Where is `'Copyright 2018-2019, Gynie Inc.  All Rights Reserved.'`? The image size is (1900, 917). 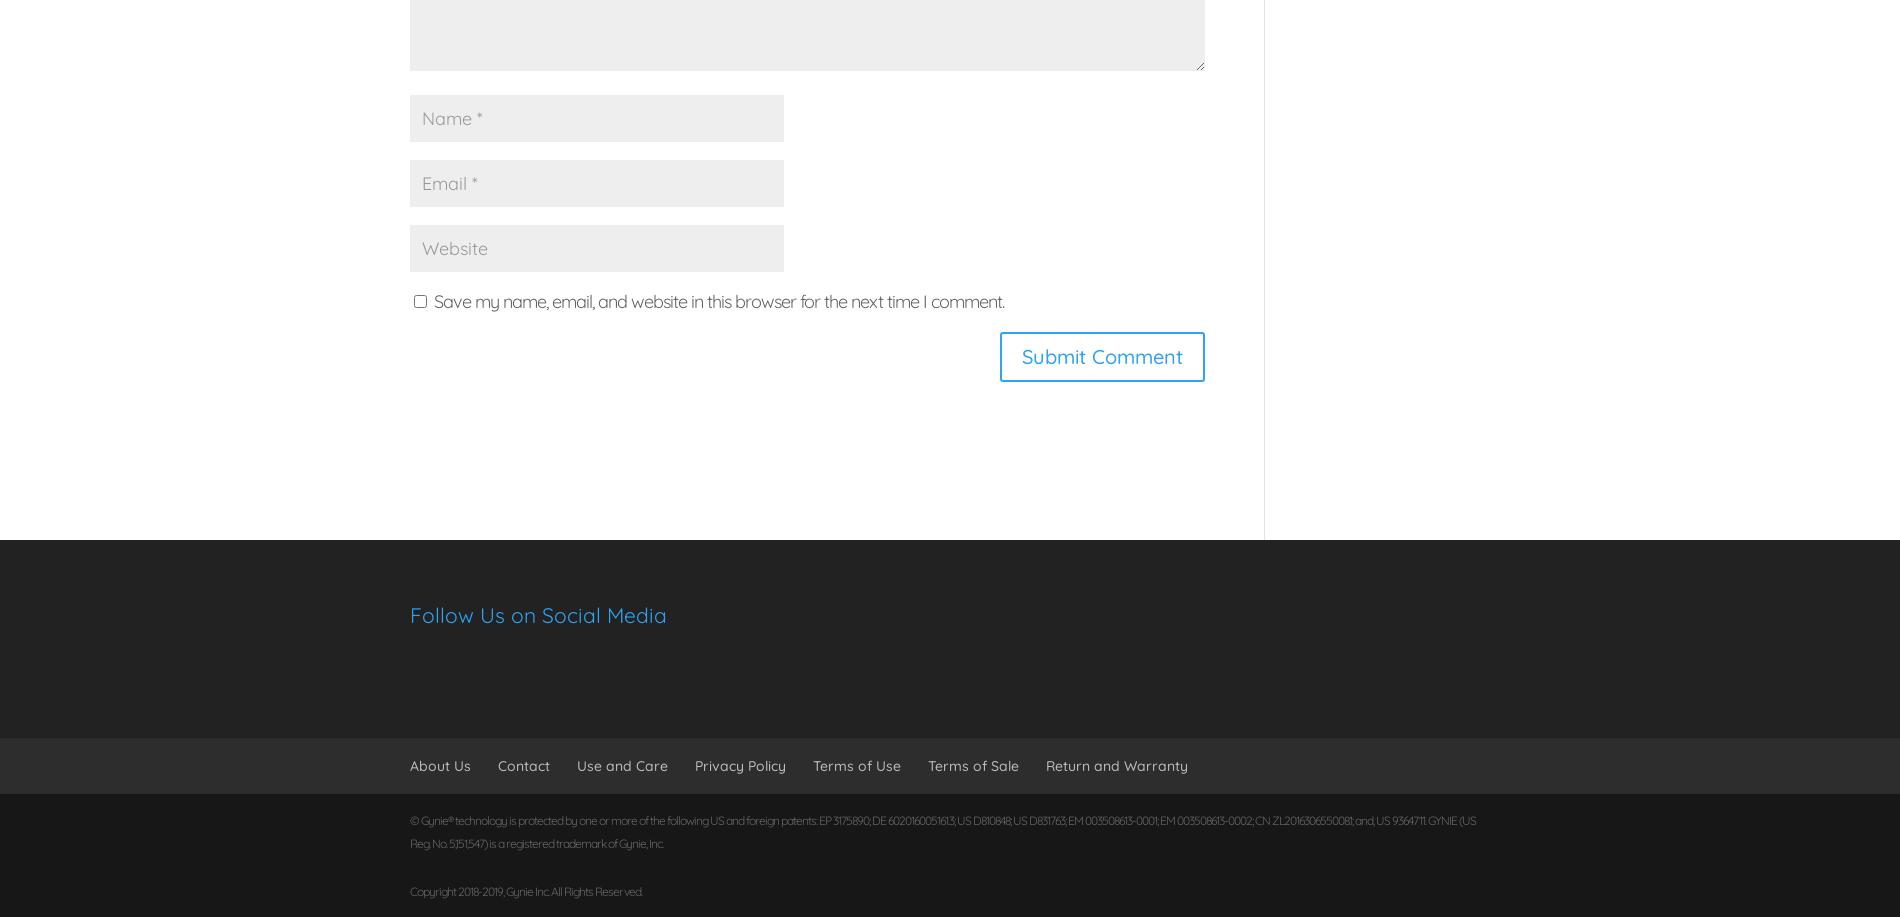
'Copyright 2018-2019, Gynie Inc.  All Rights Reserved.' is located at coordinates (525, 890).